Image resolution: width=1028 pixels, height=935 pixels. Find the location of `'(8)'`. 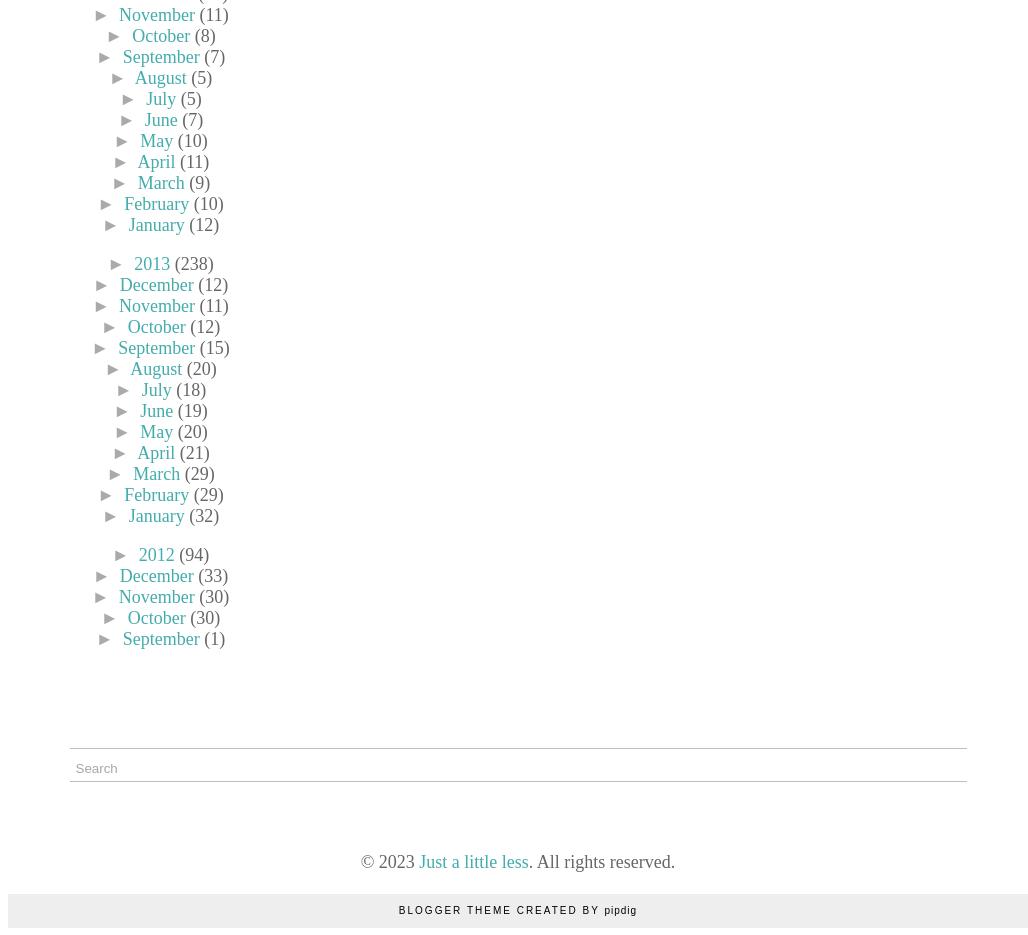

'(8)' is located at coordinates (193, 34).